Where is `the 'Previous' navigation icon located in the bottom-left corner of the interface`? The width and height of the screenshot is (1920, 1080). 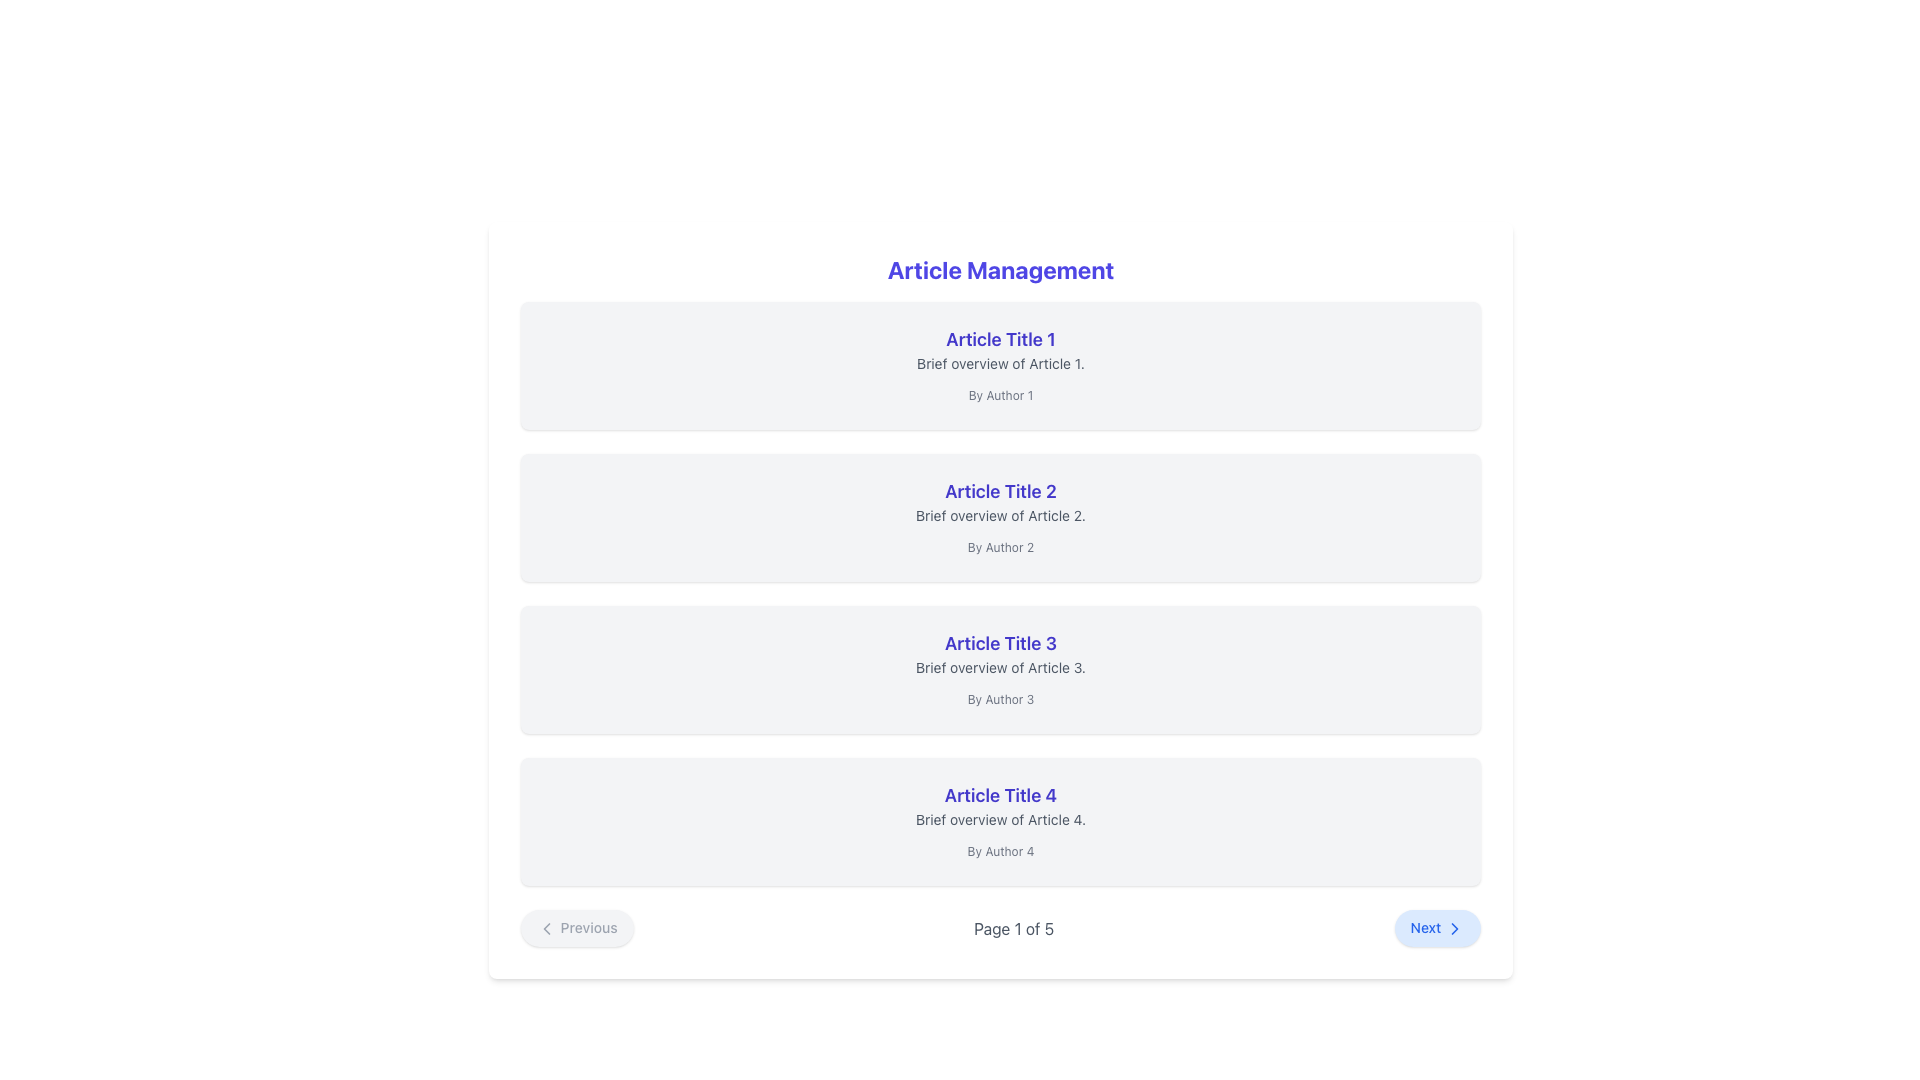
the 'Previous' navigation icon located in the bottom-left corner of the interface is located at coordinates (547, 929).